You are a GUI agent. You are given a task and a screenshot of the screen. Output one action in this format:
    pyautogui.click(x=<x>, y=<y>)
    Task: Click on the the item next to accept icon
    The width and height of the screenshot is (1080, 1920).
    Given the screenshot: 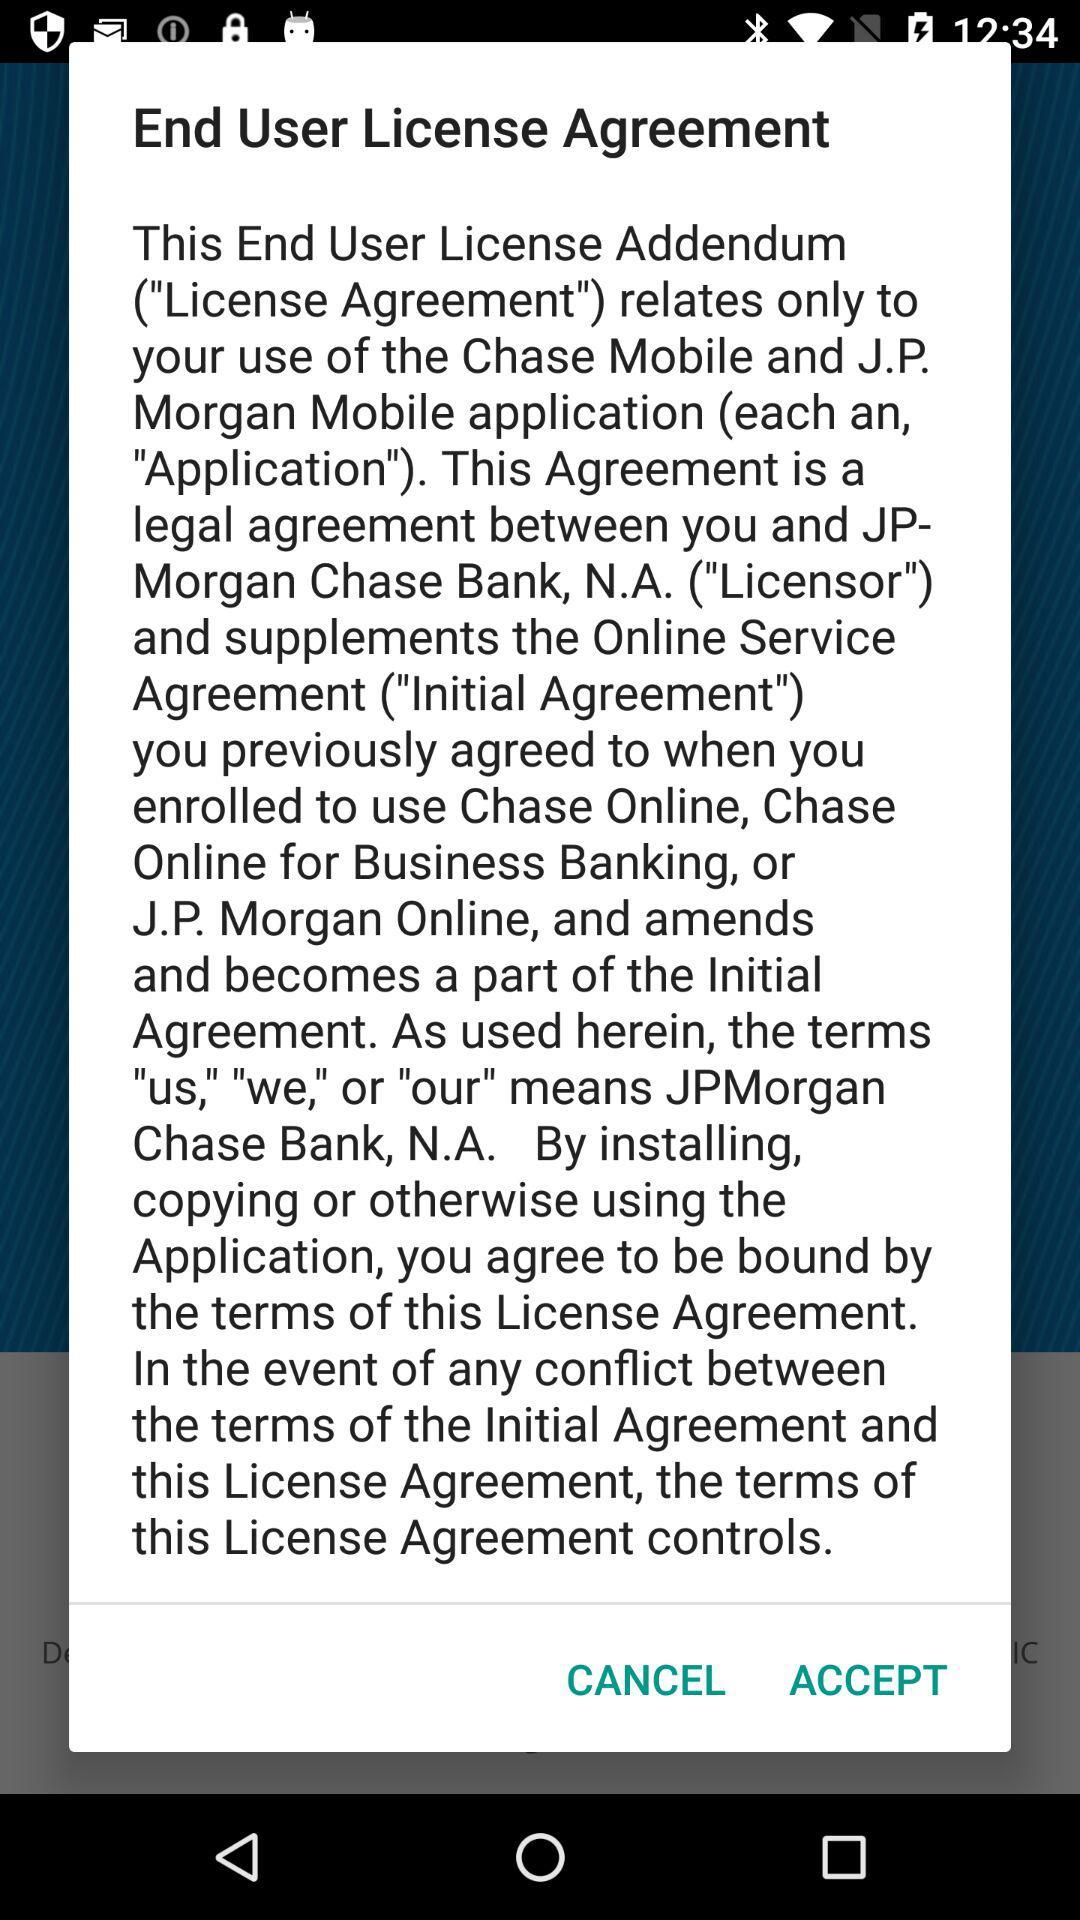 What is the action you would take?
    pyautogui.click(x=646, y=1678)
    